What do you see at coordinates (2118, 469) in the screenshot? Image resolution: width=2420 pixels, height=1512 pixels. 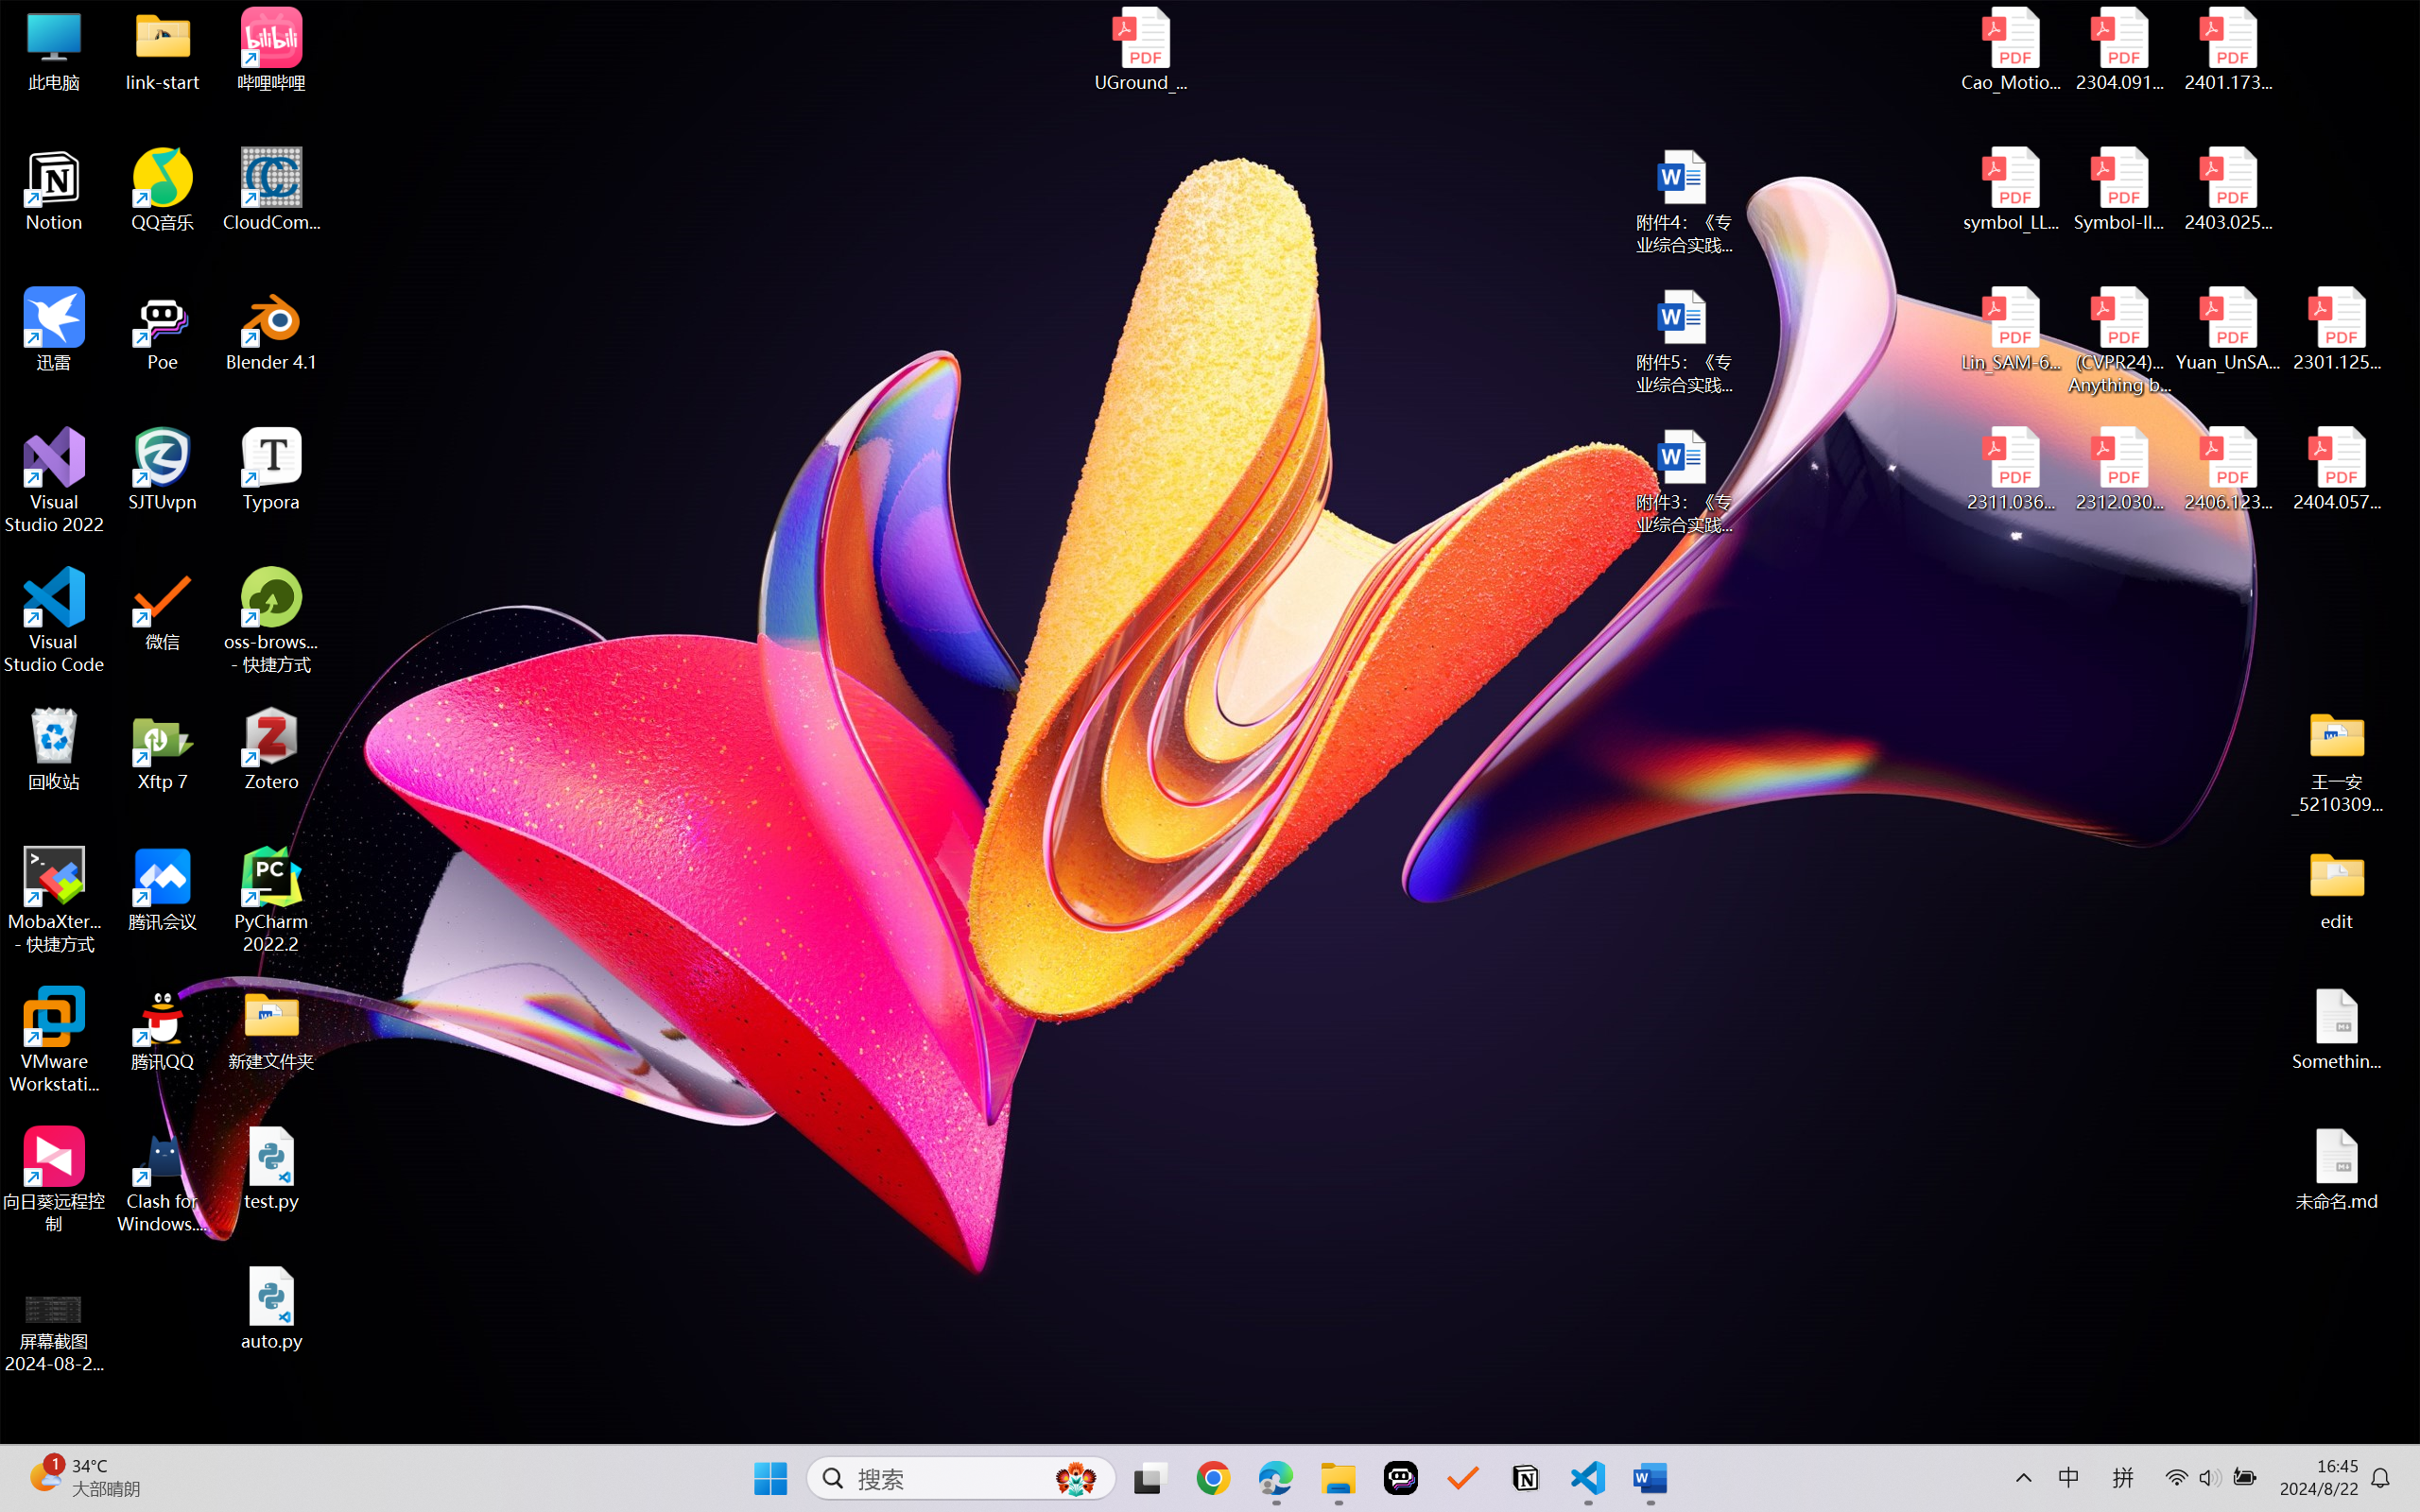 I see `'2312.03032v2.pdf'` at bounding box center [2118, 469].